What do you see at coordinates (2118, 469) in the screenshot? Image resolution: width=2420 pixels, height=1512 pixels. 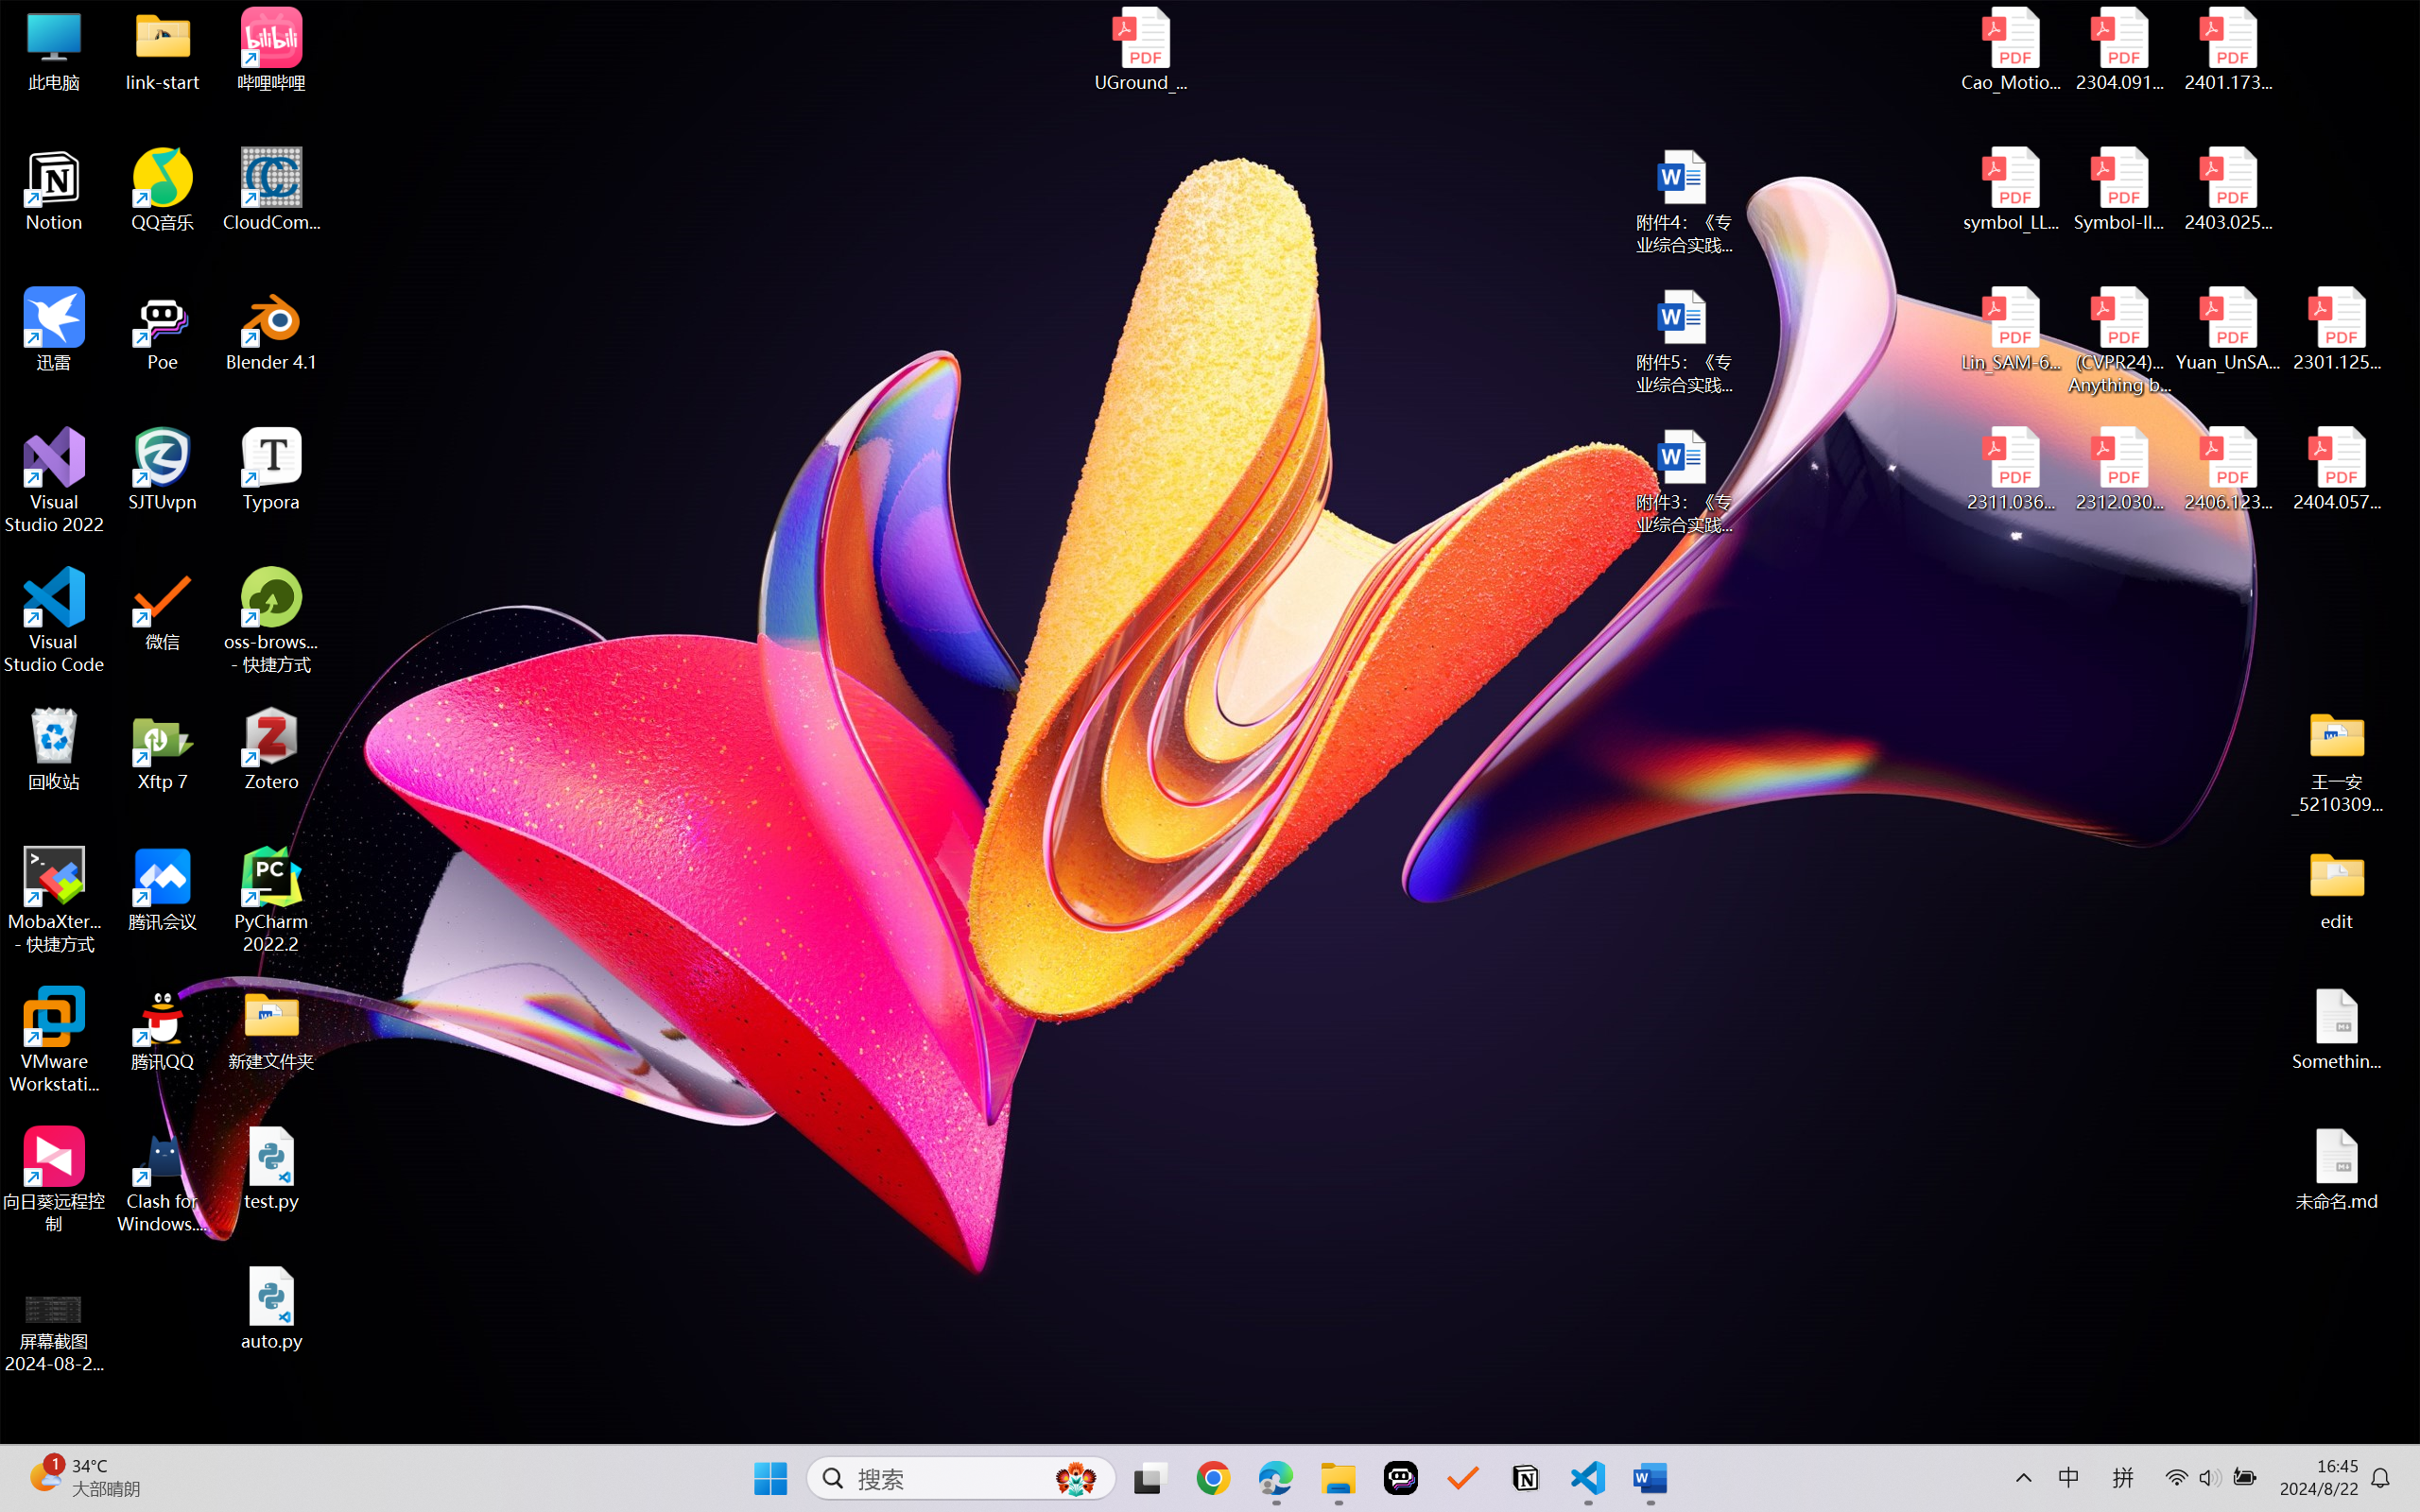 I see `'2312.03032v2.pdf'` at bounding box center [2118, 469].